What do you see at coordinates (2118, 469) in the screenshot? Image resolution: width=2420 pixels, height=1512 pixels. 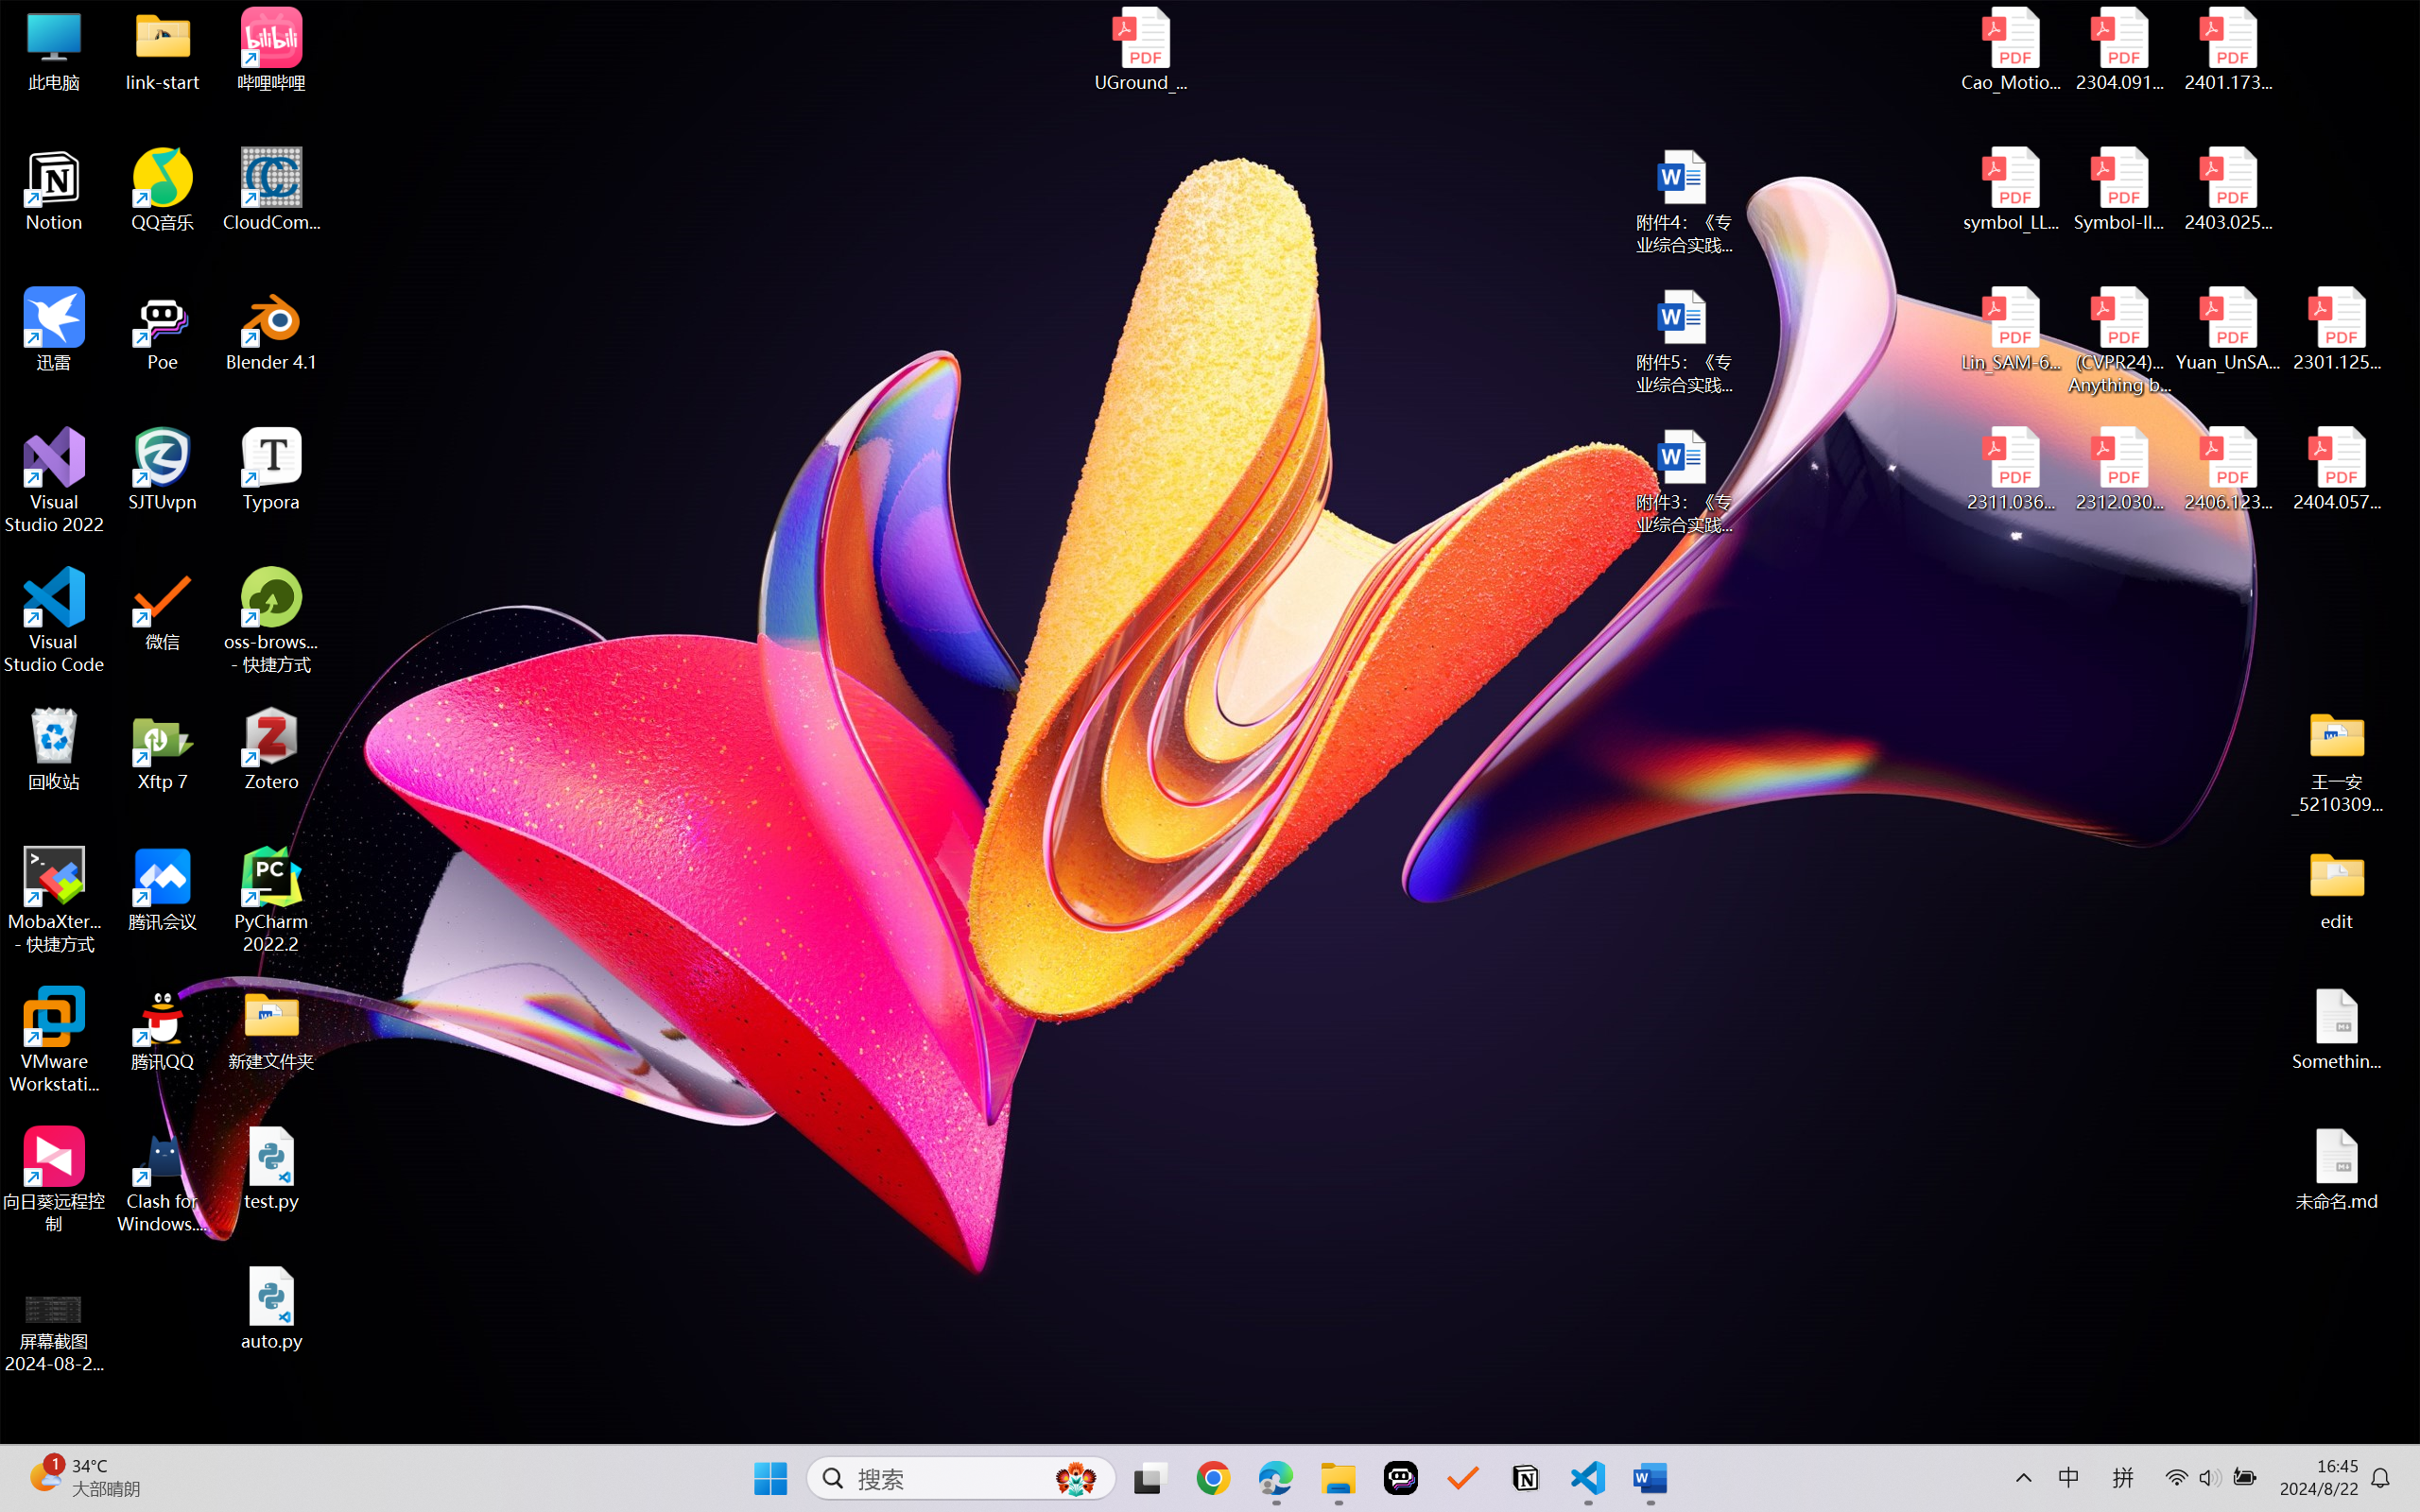 I see `'2312.03032v2.pdf'` at bounding box center [2118, 469].